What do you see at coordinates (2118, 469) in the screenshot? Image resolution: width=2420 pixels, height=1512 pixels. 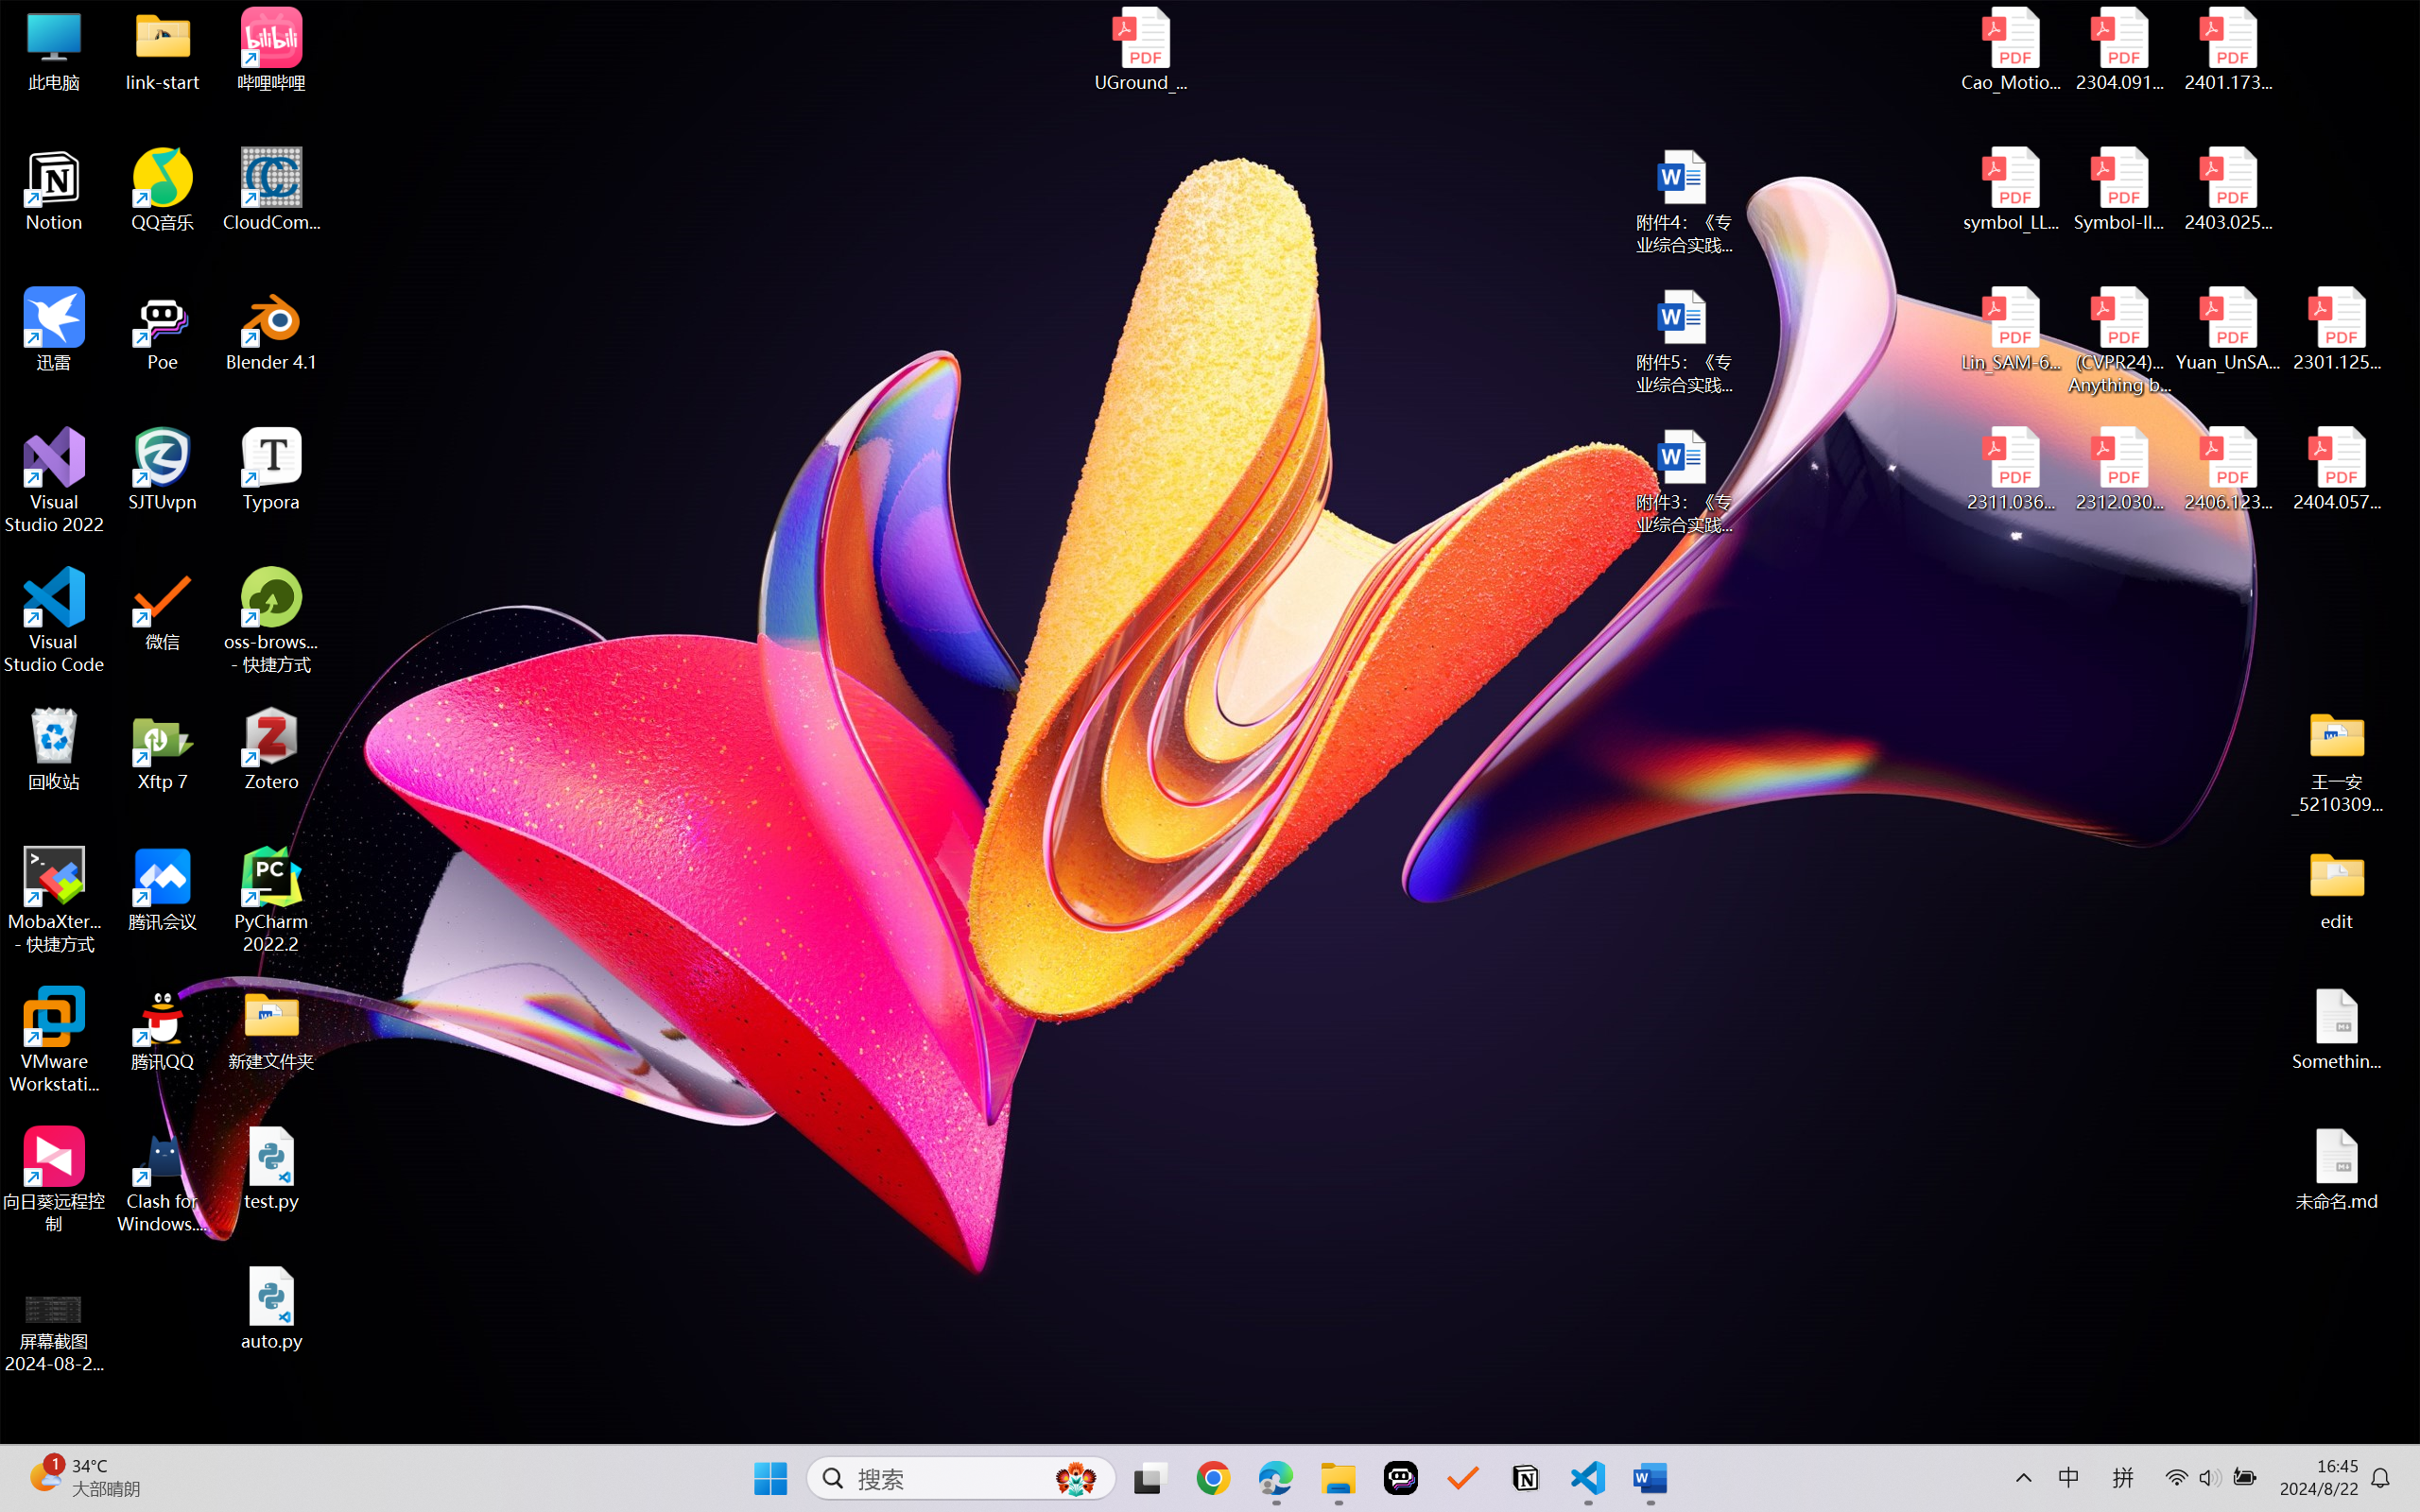 I see `'2312.03032v2.pdf'` at bounding box center [2118, 469].